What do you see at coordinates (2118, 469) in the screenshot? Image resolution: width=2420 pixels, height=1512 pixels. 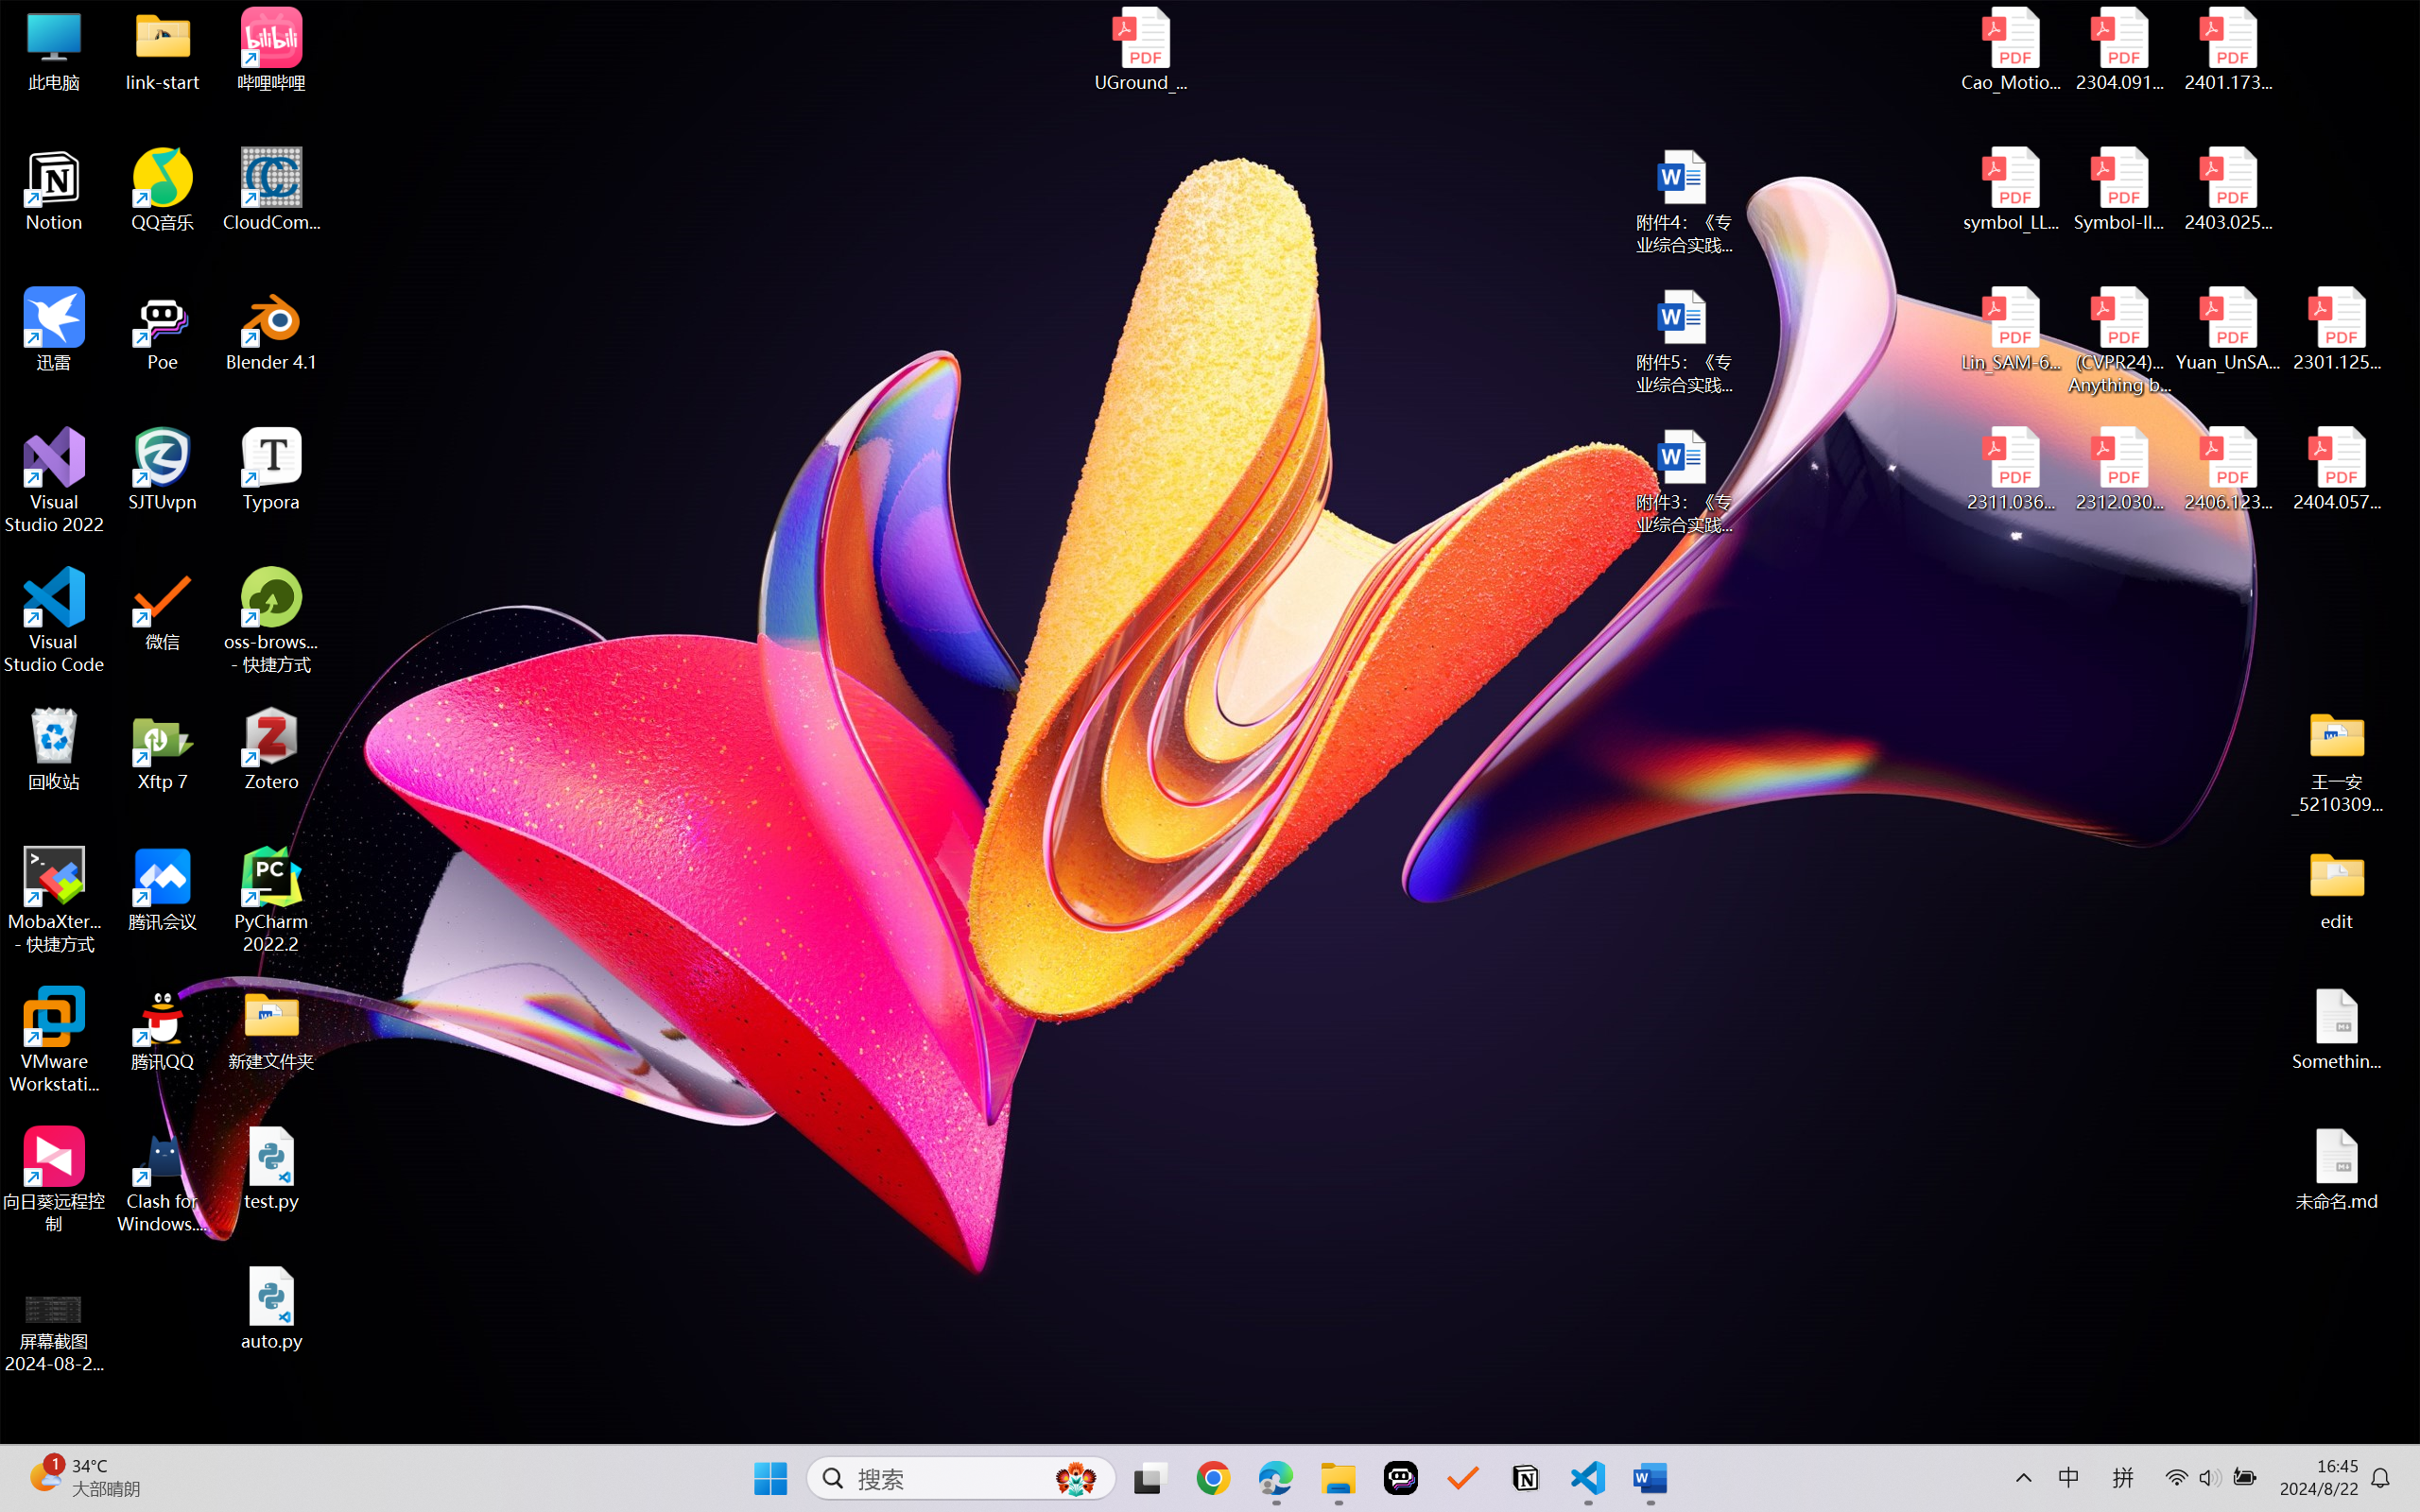 I see `'2312.03032v2.pdf'` at bounding box center [2118, 469].